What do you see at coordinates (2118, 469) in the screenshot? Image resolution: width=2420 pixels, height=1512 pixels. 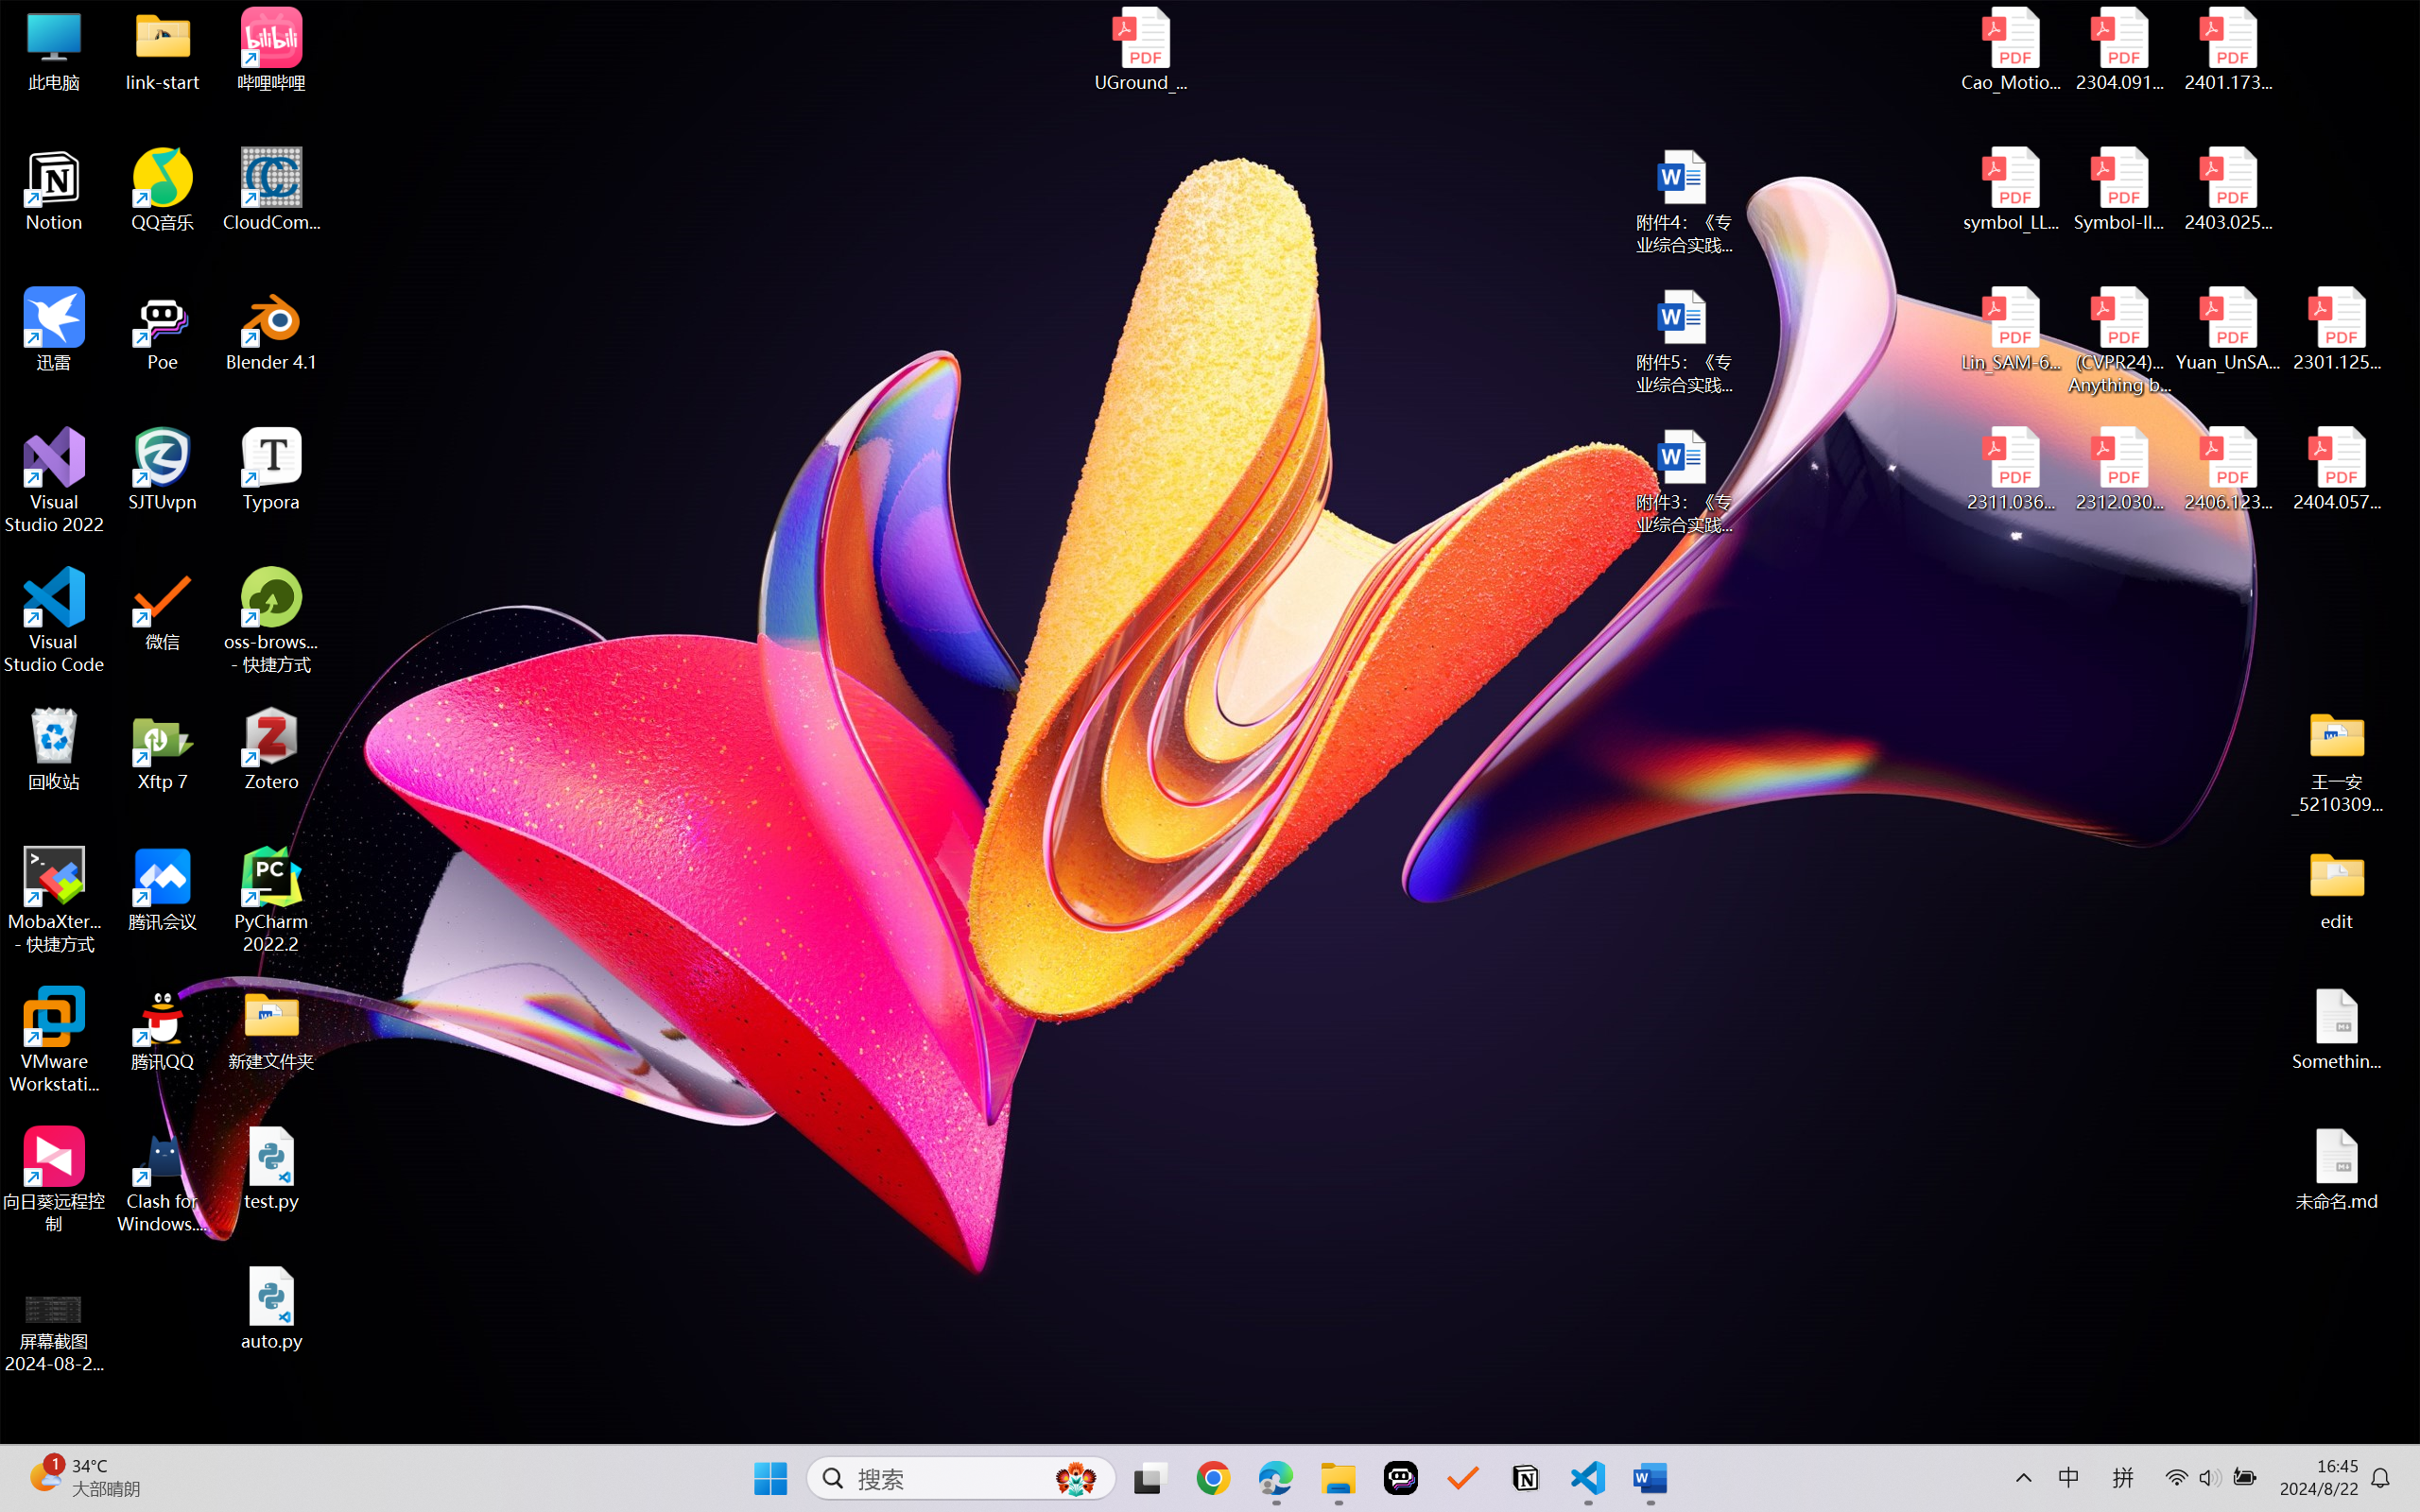 I see `'2312.03032v2.pdf'` at bounding box center [2118, 469].